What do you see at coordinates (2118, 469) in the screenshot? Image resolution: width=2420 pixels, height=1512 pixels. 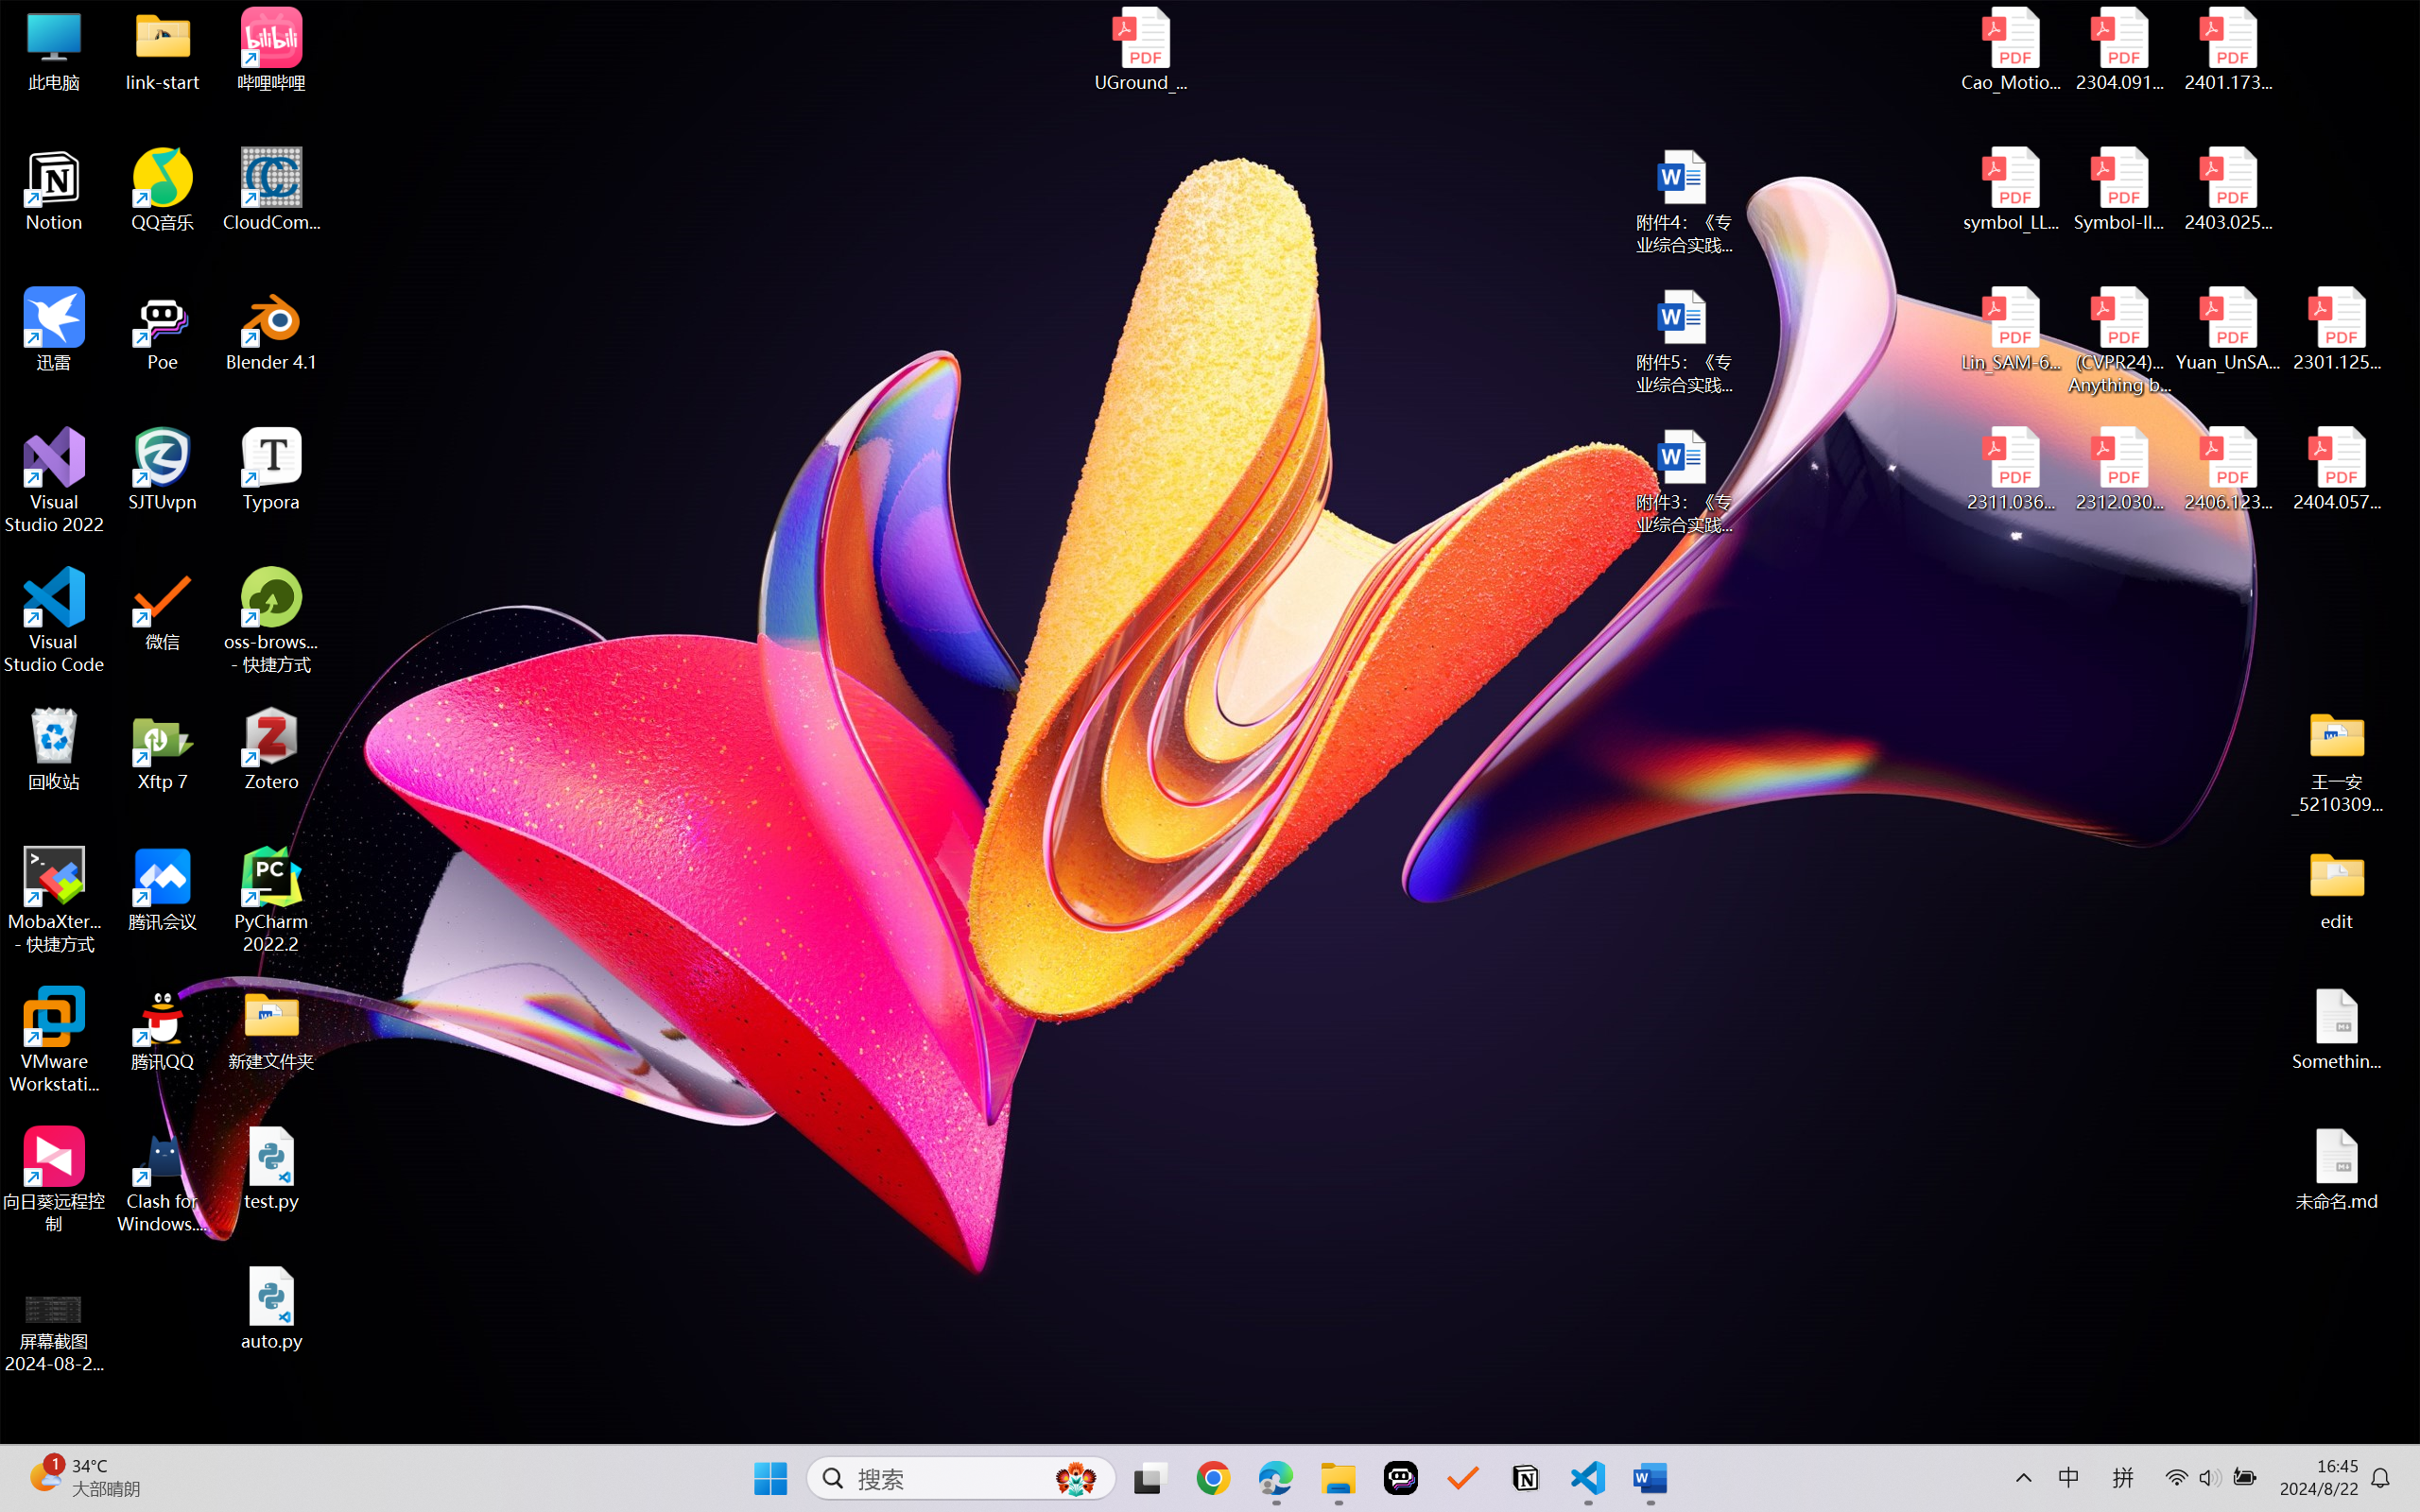 I see `'2312.03032v2.pdf'` at bounding box center [2118, 469].